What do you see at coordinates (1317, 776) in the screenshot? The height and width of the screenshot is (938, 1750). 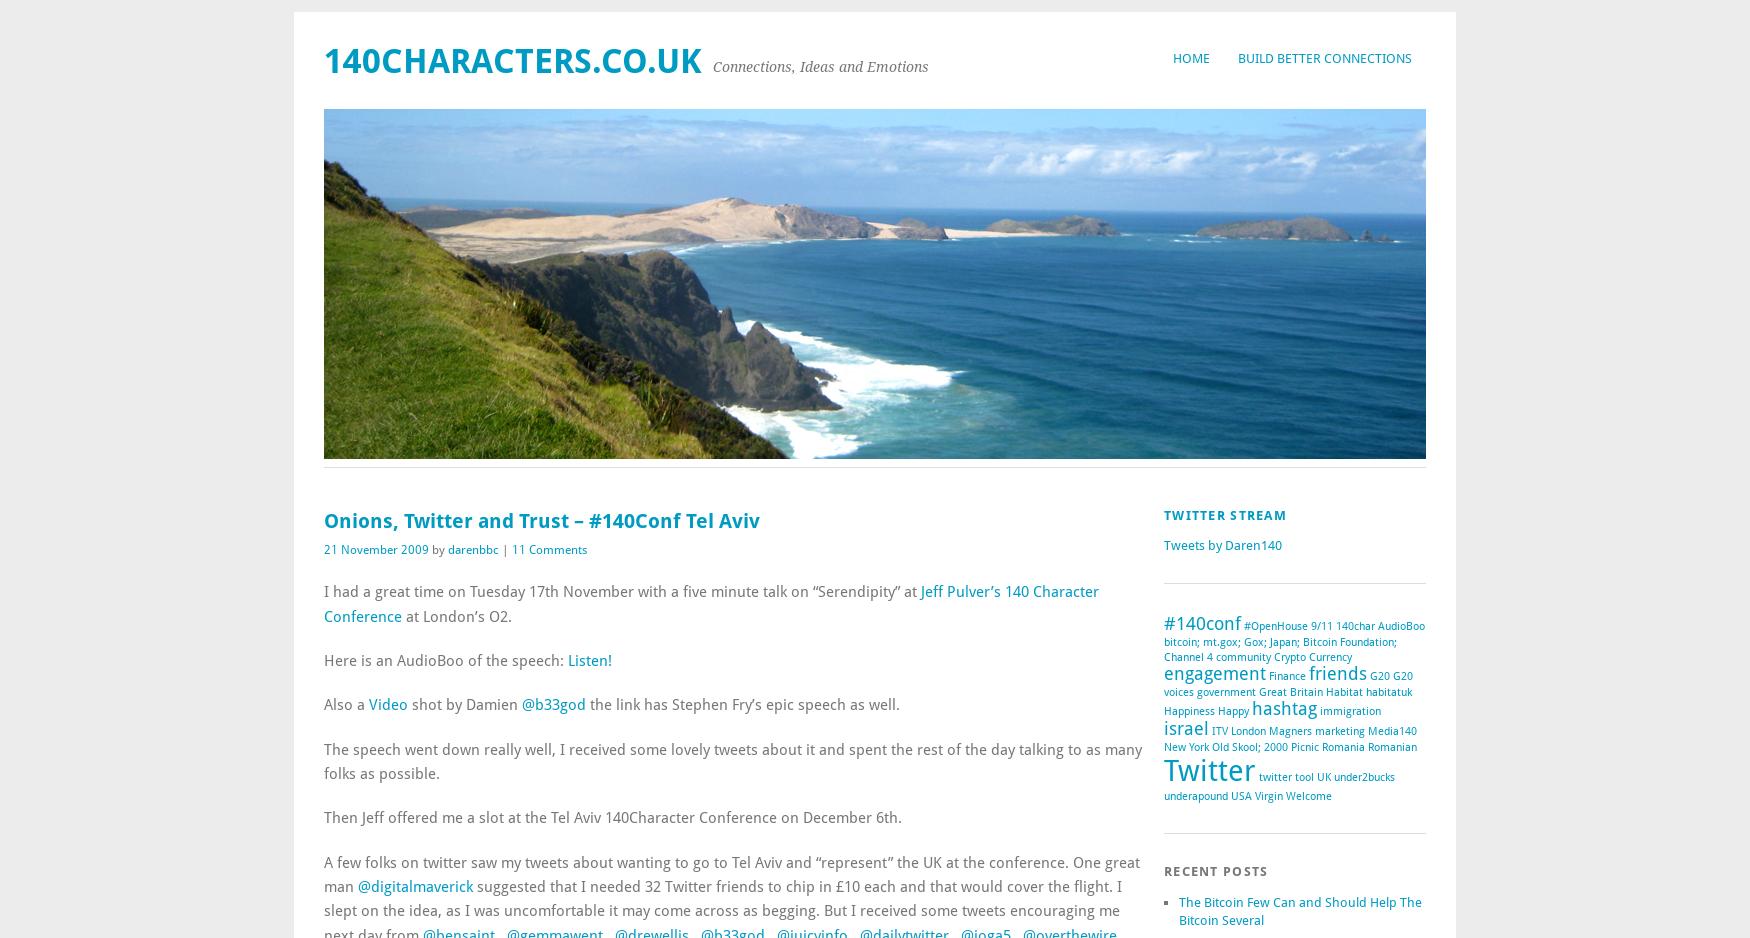 I see `'UK'` at bounding box center [1317, 776].